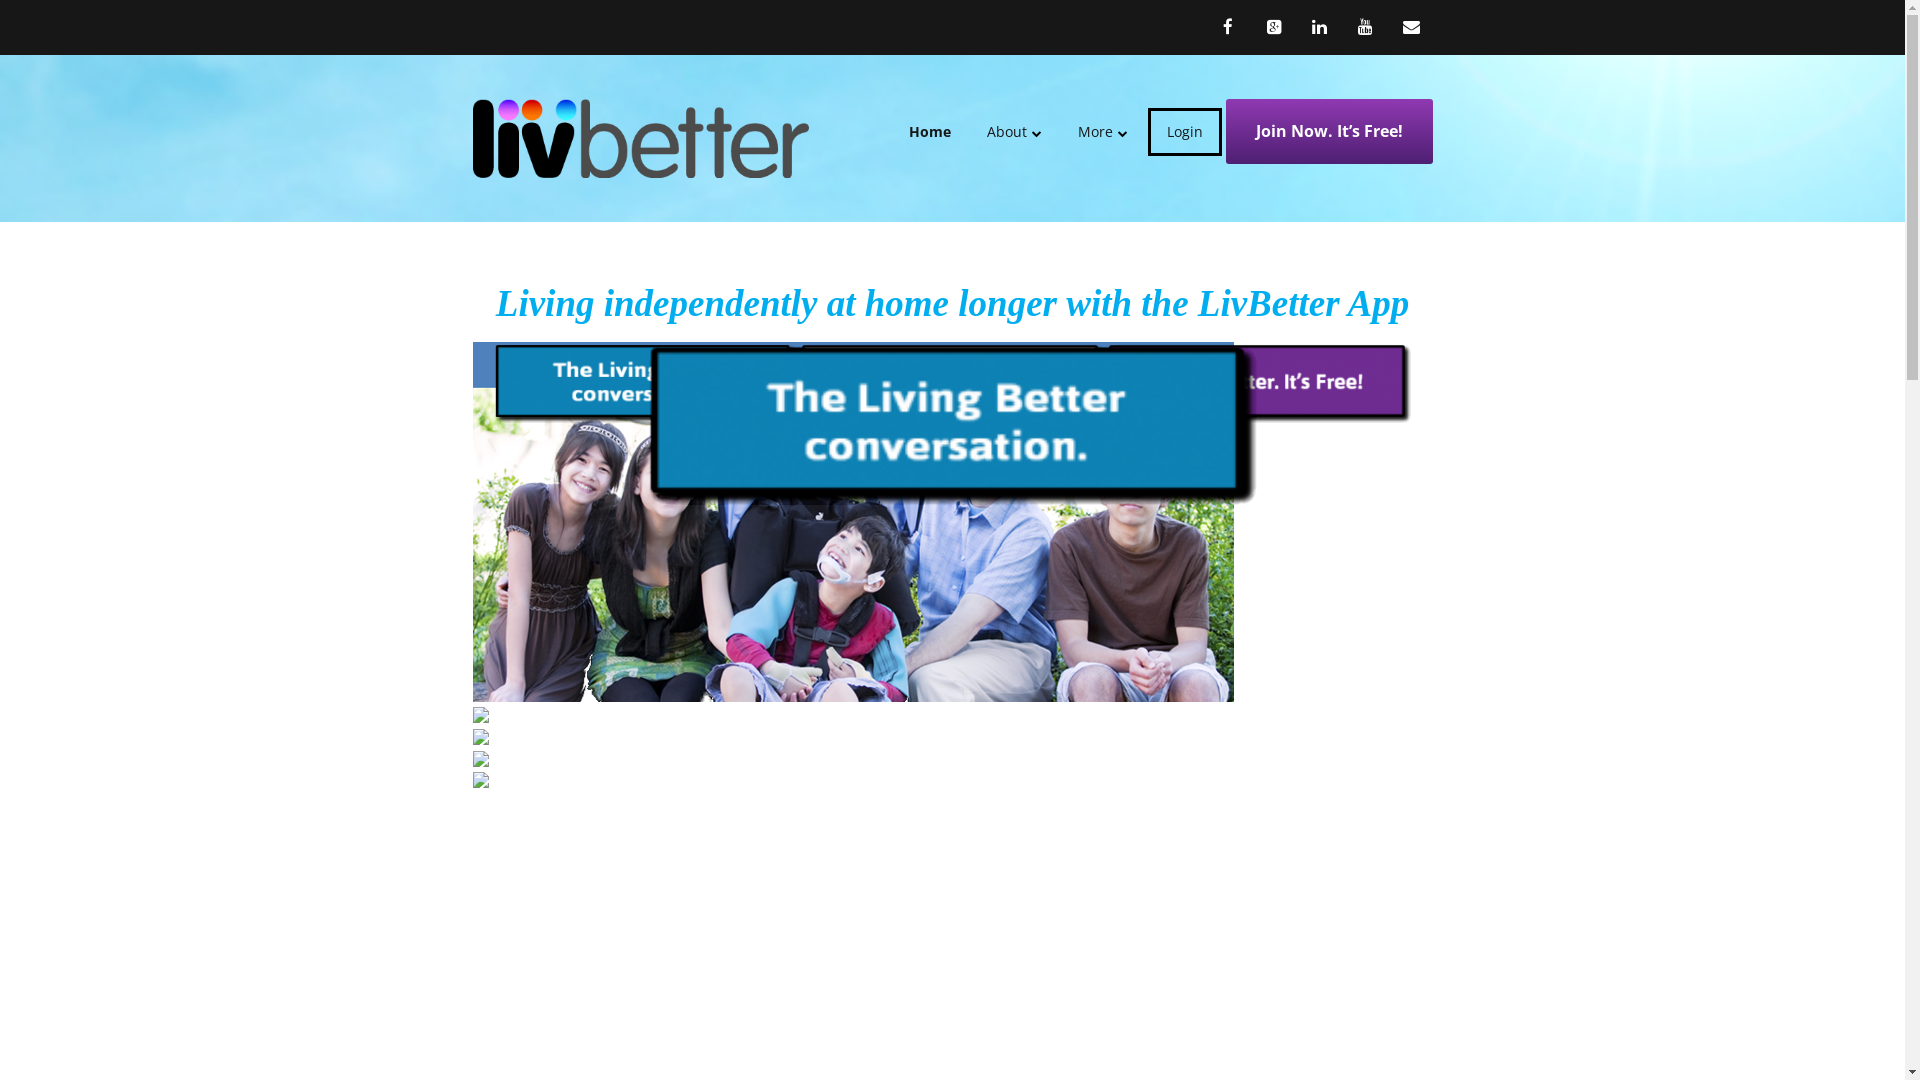 This screenshot has height=1080, width=1920. I want to click on 'YouTube', so click(1365, 27).